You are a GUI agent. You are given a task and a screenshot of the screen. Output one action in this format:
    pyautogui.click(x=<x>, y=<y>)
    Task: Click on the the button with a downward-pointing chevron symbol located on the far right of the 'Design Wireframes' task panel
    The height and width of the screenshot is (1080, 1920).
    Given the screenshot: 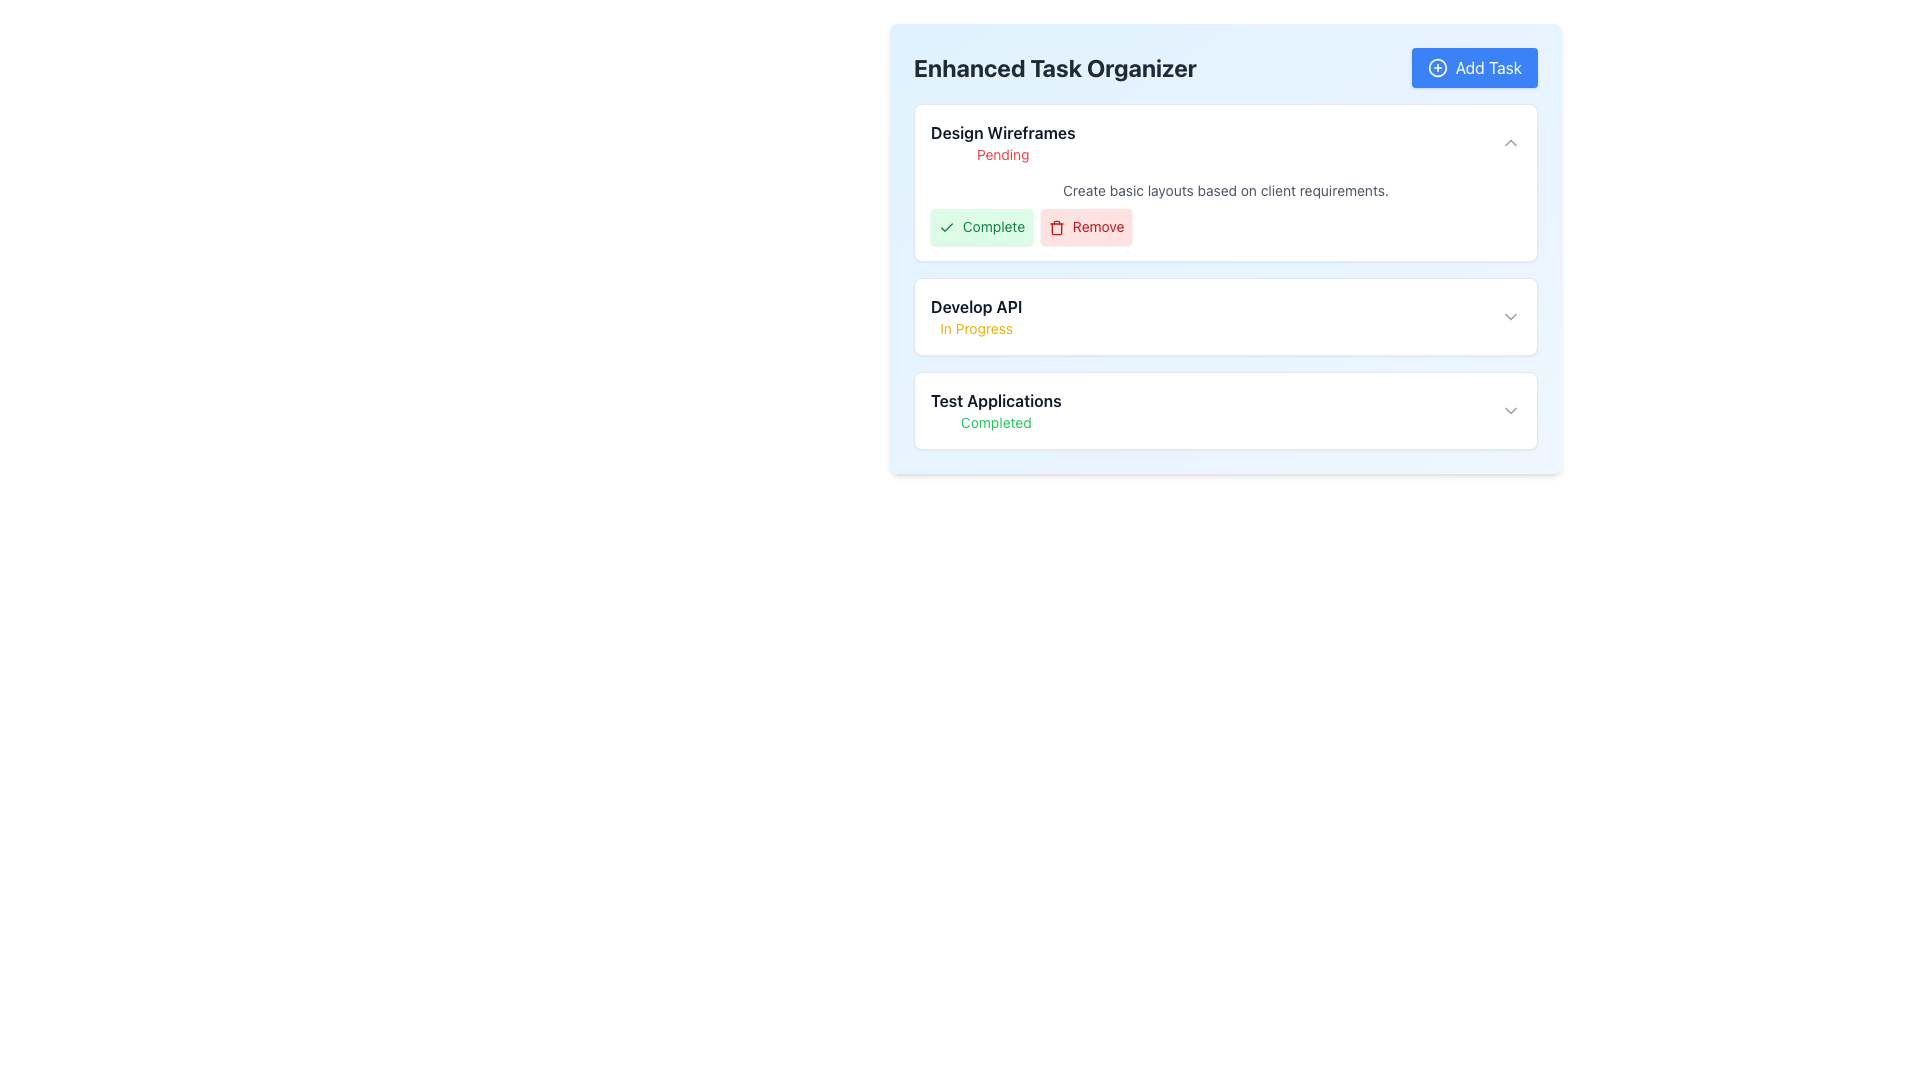 What is the action you would take?
    pyautogui.click(x=1511, y=141)
    